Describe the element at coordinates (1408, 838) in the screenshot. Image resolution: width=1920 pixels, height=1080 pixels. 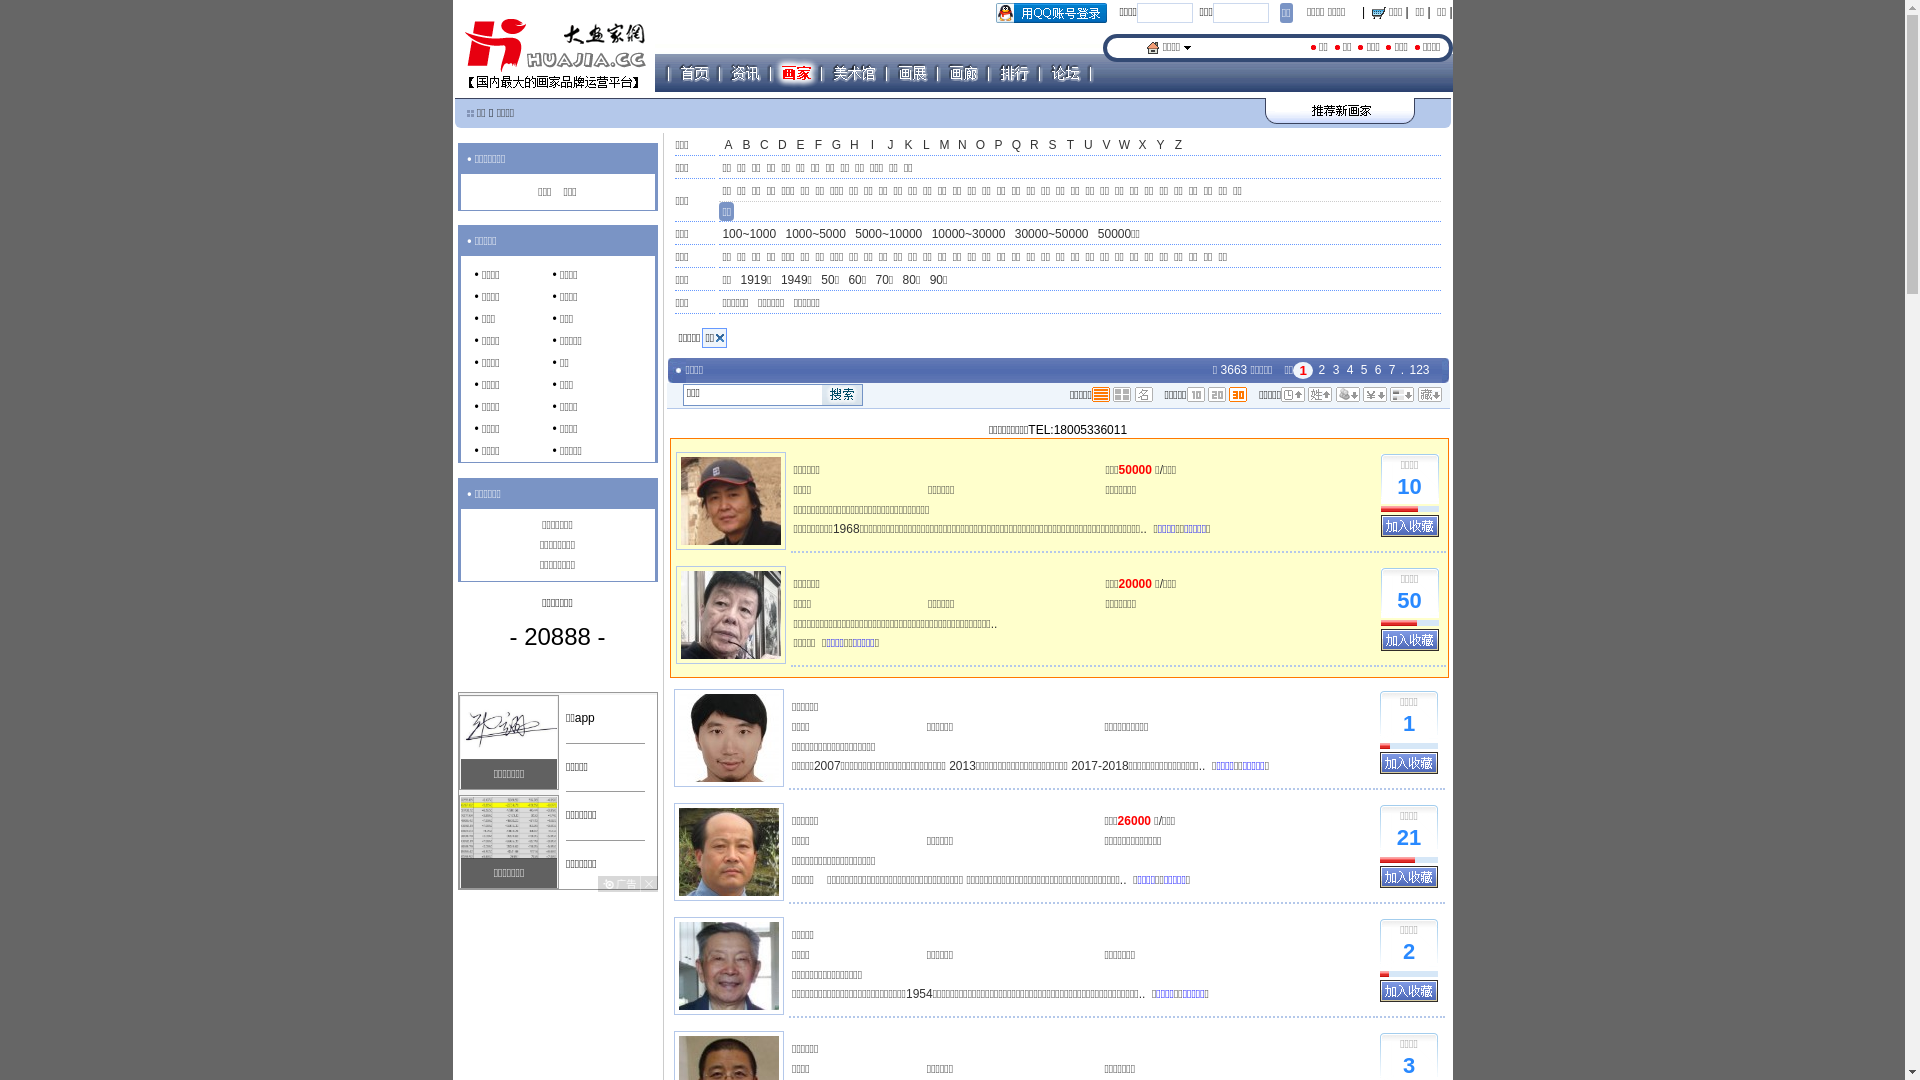
I see `'21'` at that location.